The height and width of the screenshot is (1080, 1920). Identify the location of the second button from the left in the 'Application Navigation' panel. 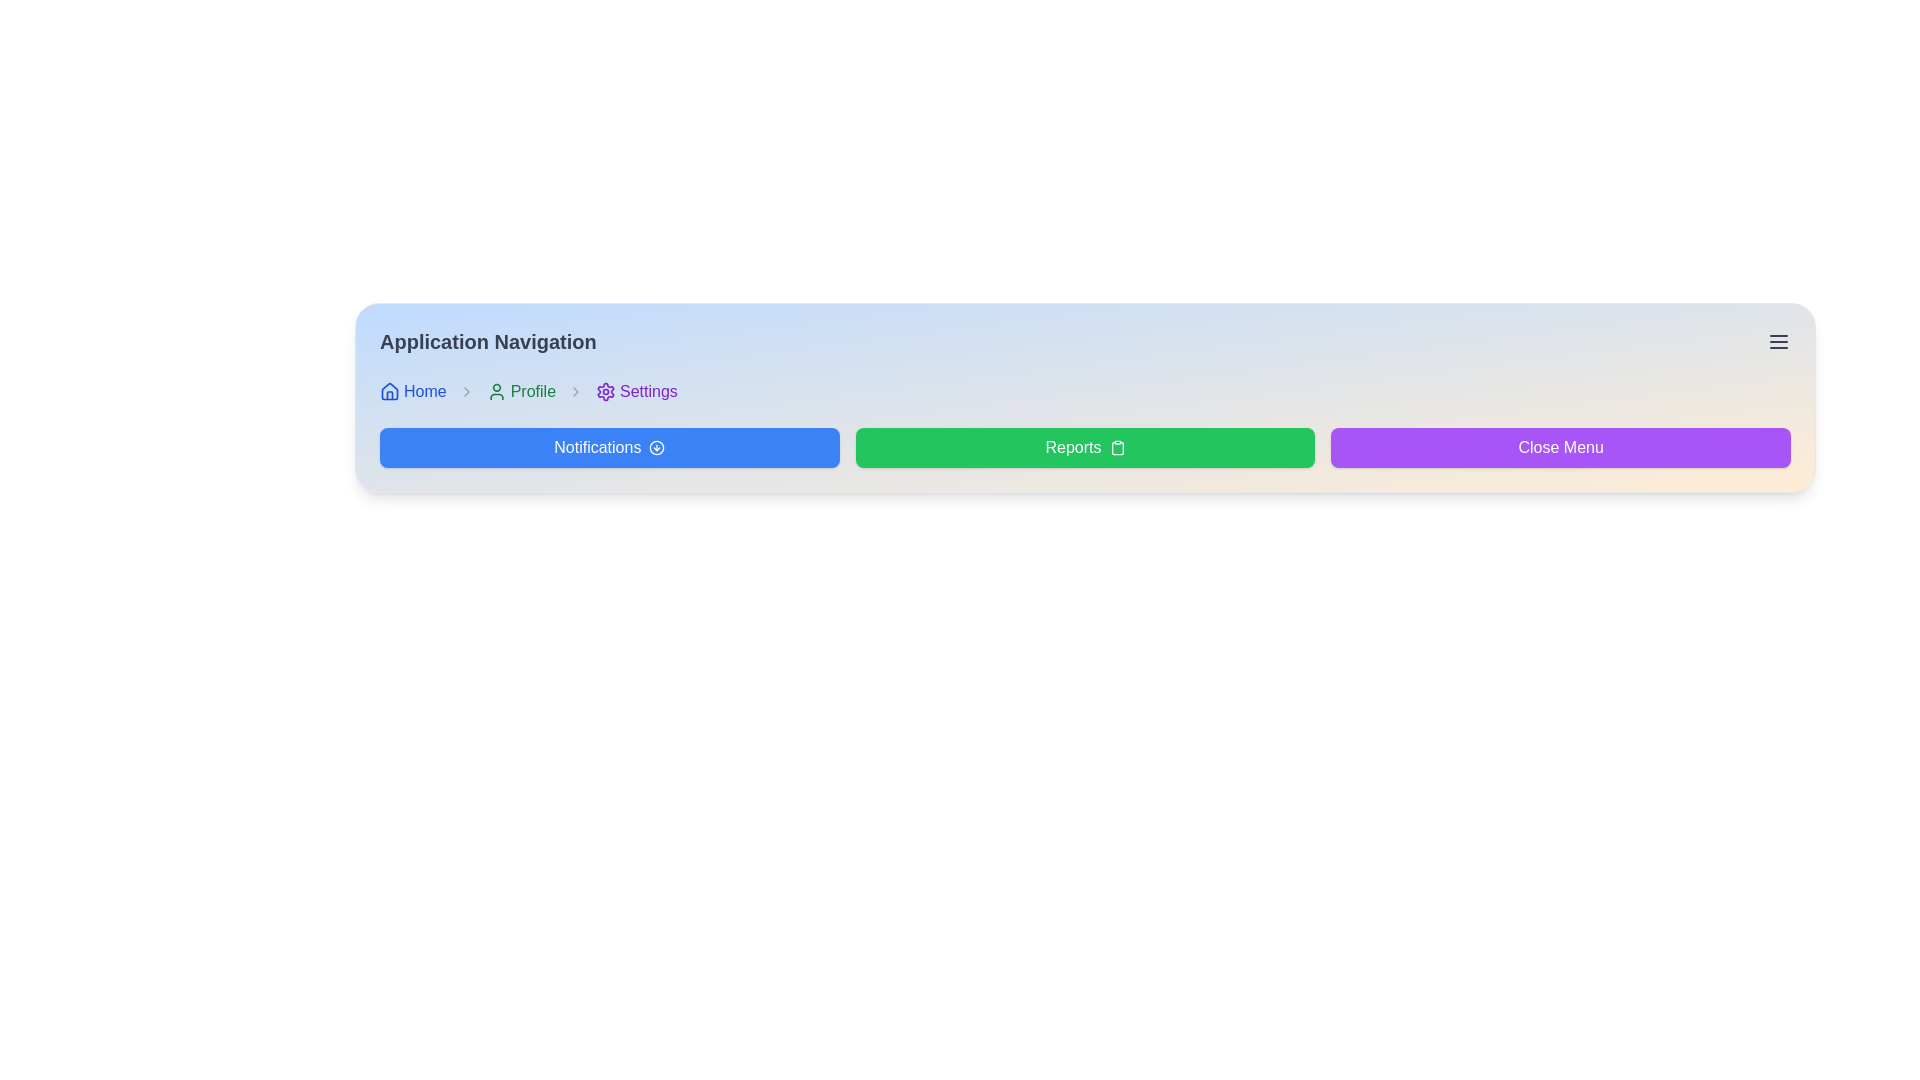
(1084, 446).